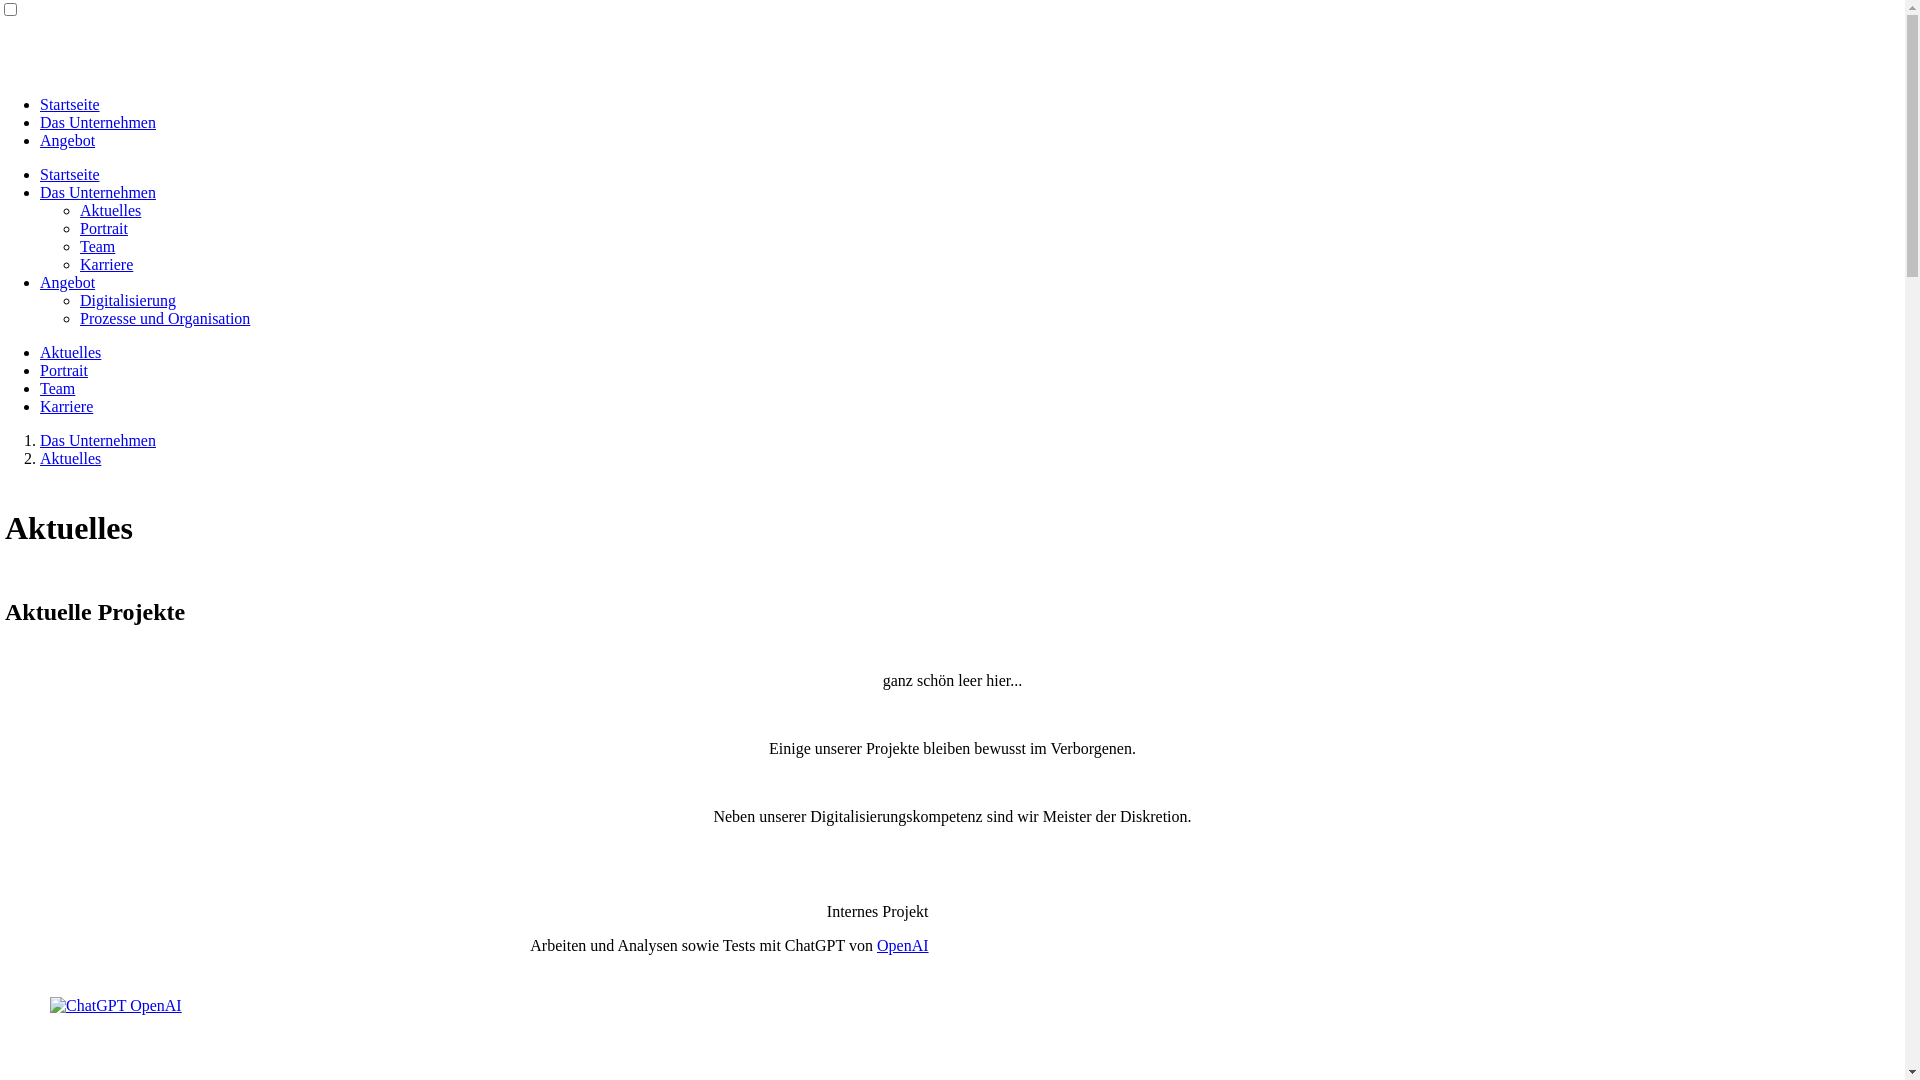  Describe the element at coordinates (70, 104) in the screenshot. I see `'Startseite'` at that location.